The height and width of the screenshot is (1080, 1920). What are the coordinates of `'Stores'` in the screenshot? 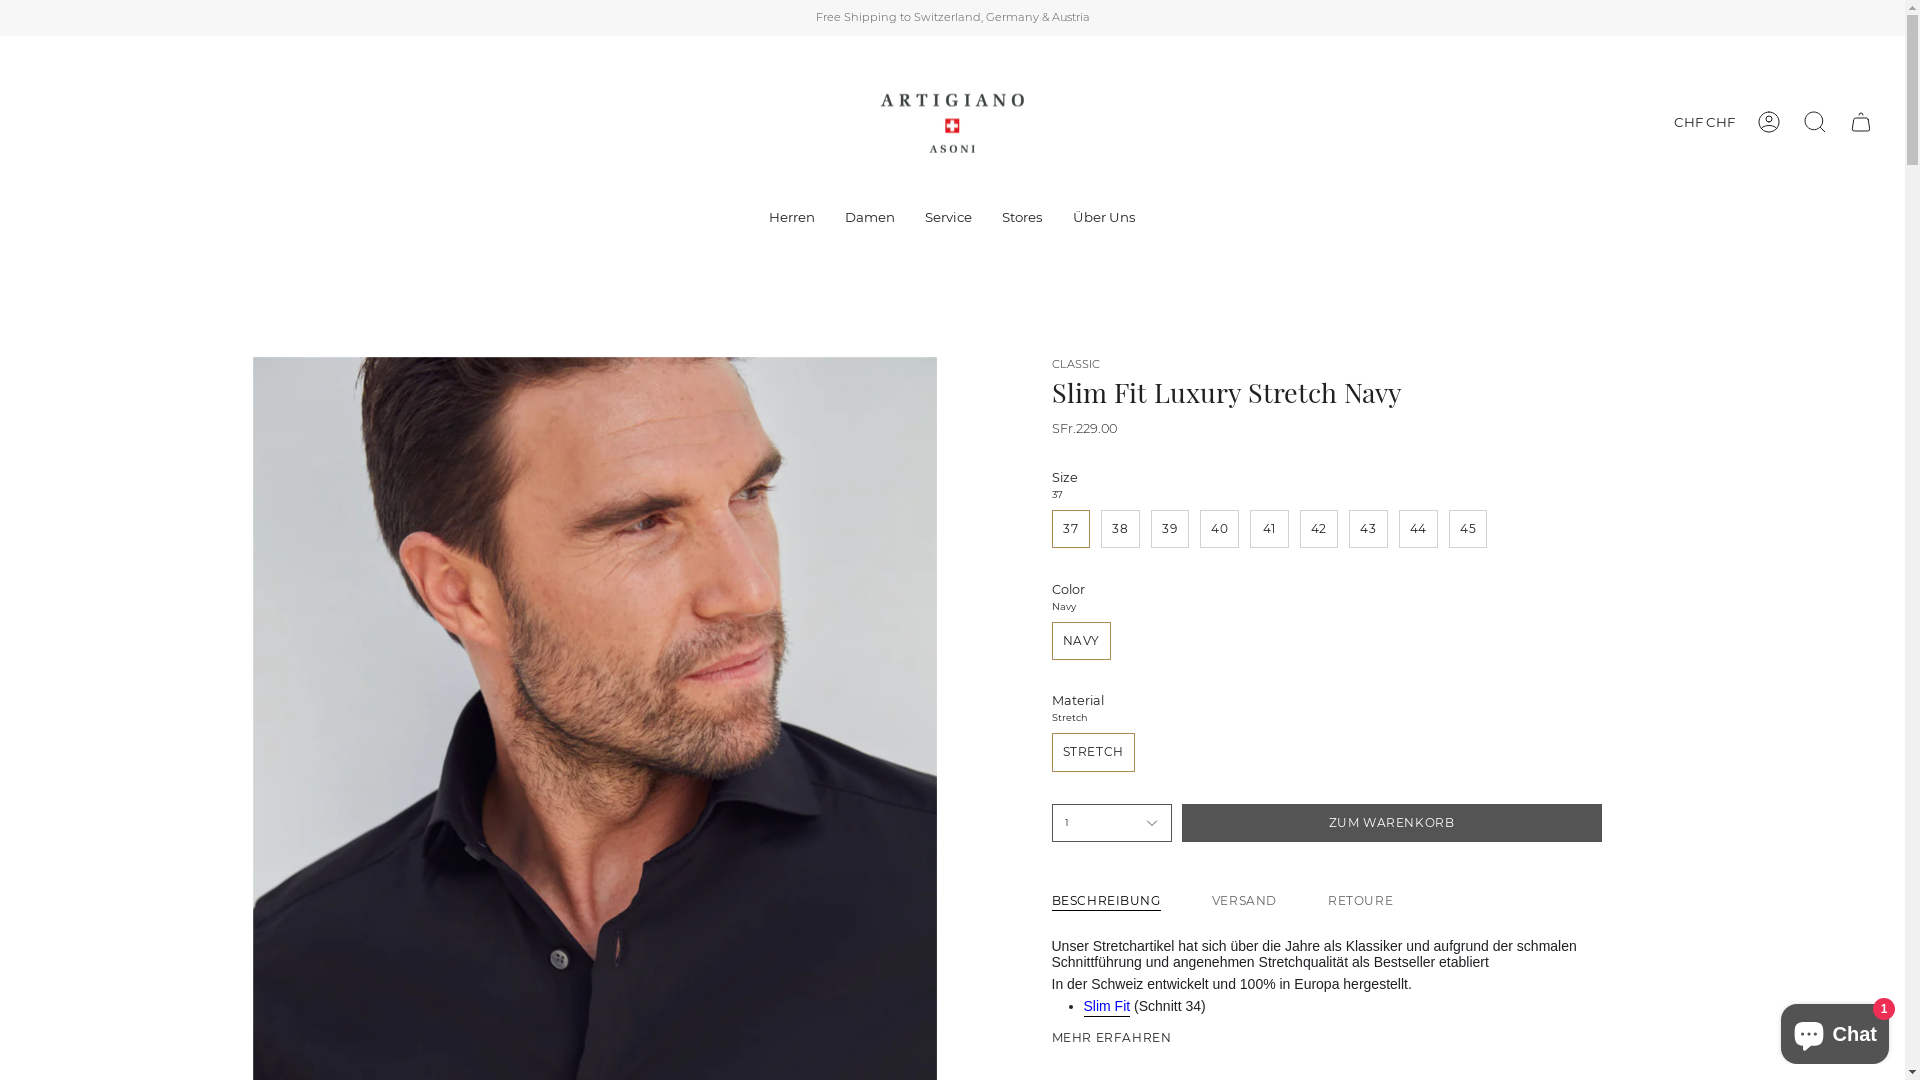 It's located at (1022, 218).